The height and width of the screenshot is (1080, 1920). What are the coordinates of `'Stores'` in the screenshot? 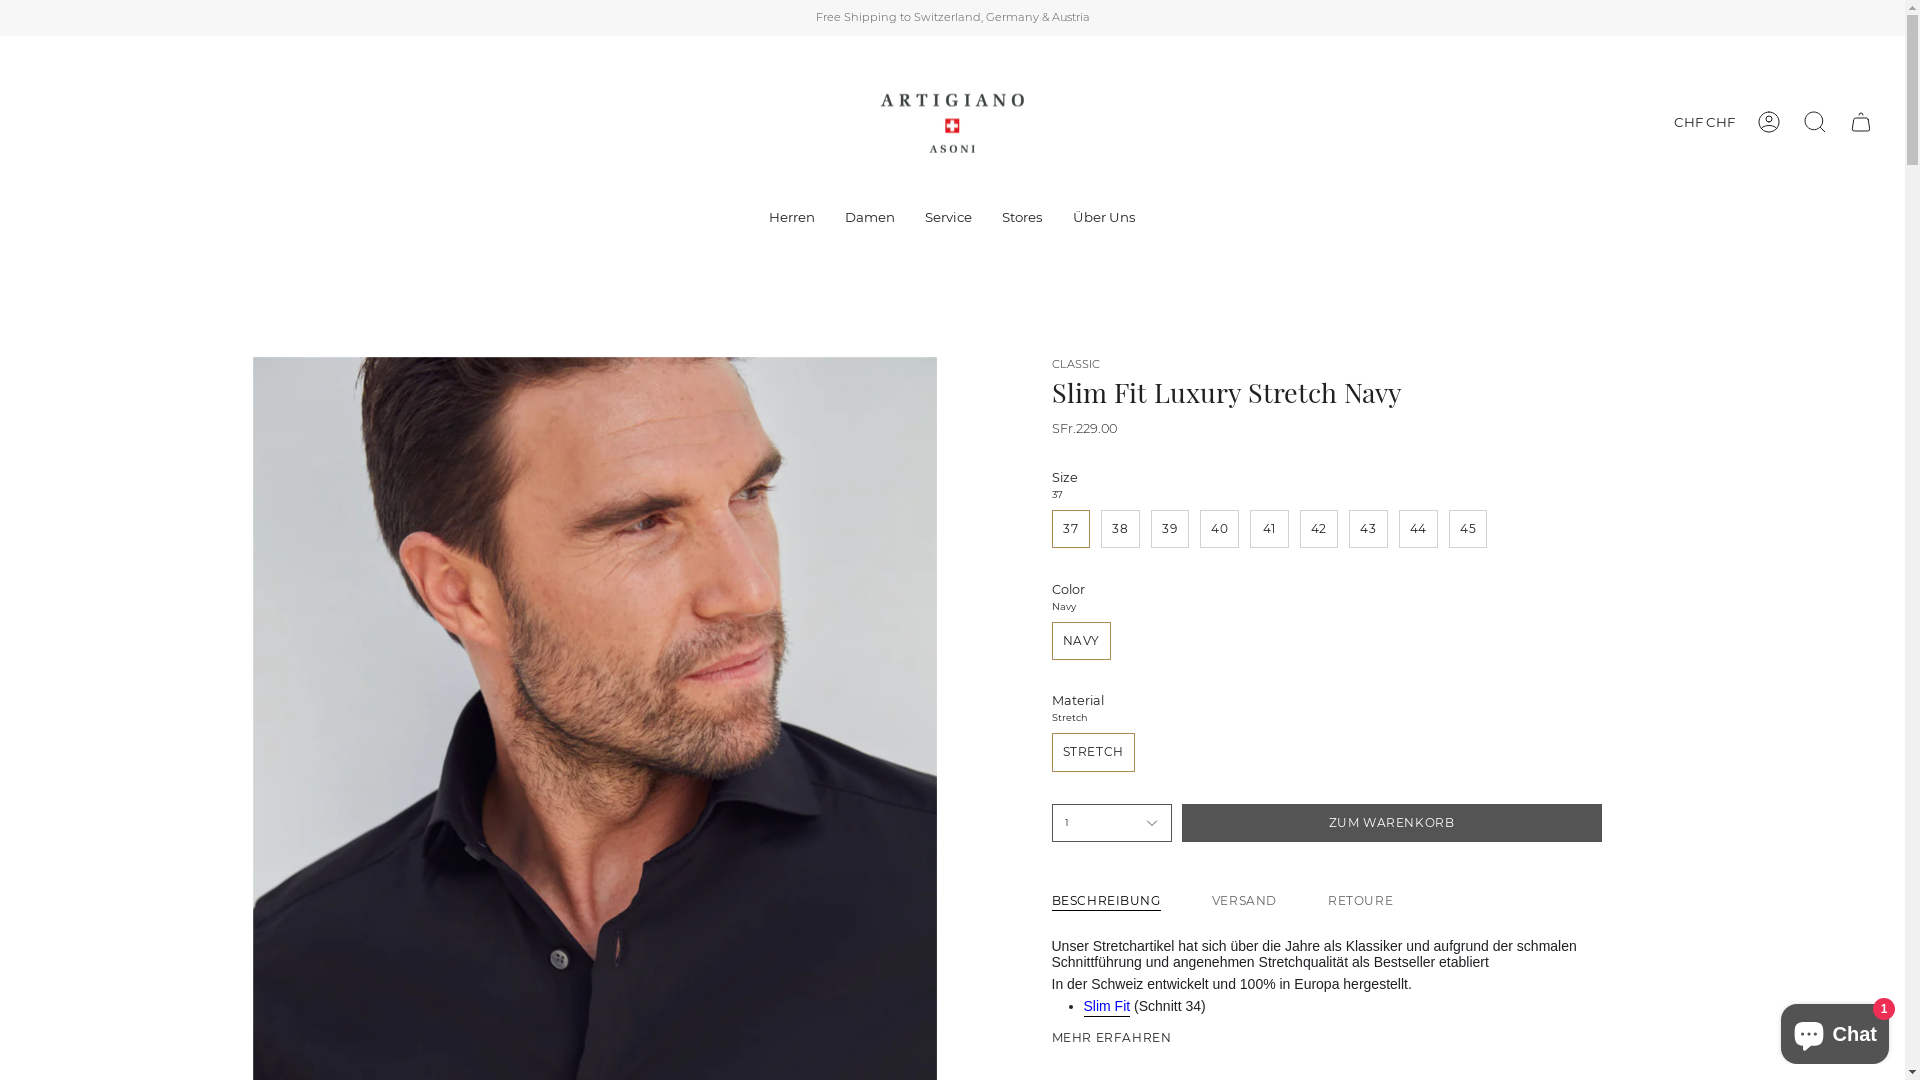 It's located at (1022, 218).